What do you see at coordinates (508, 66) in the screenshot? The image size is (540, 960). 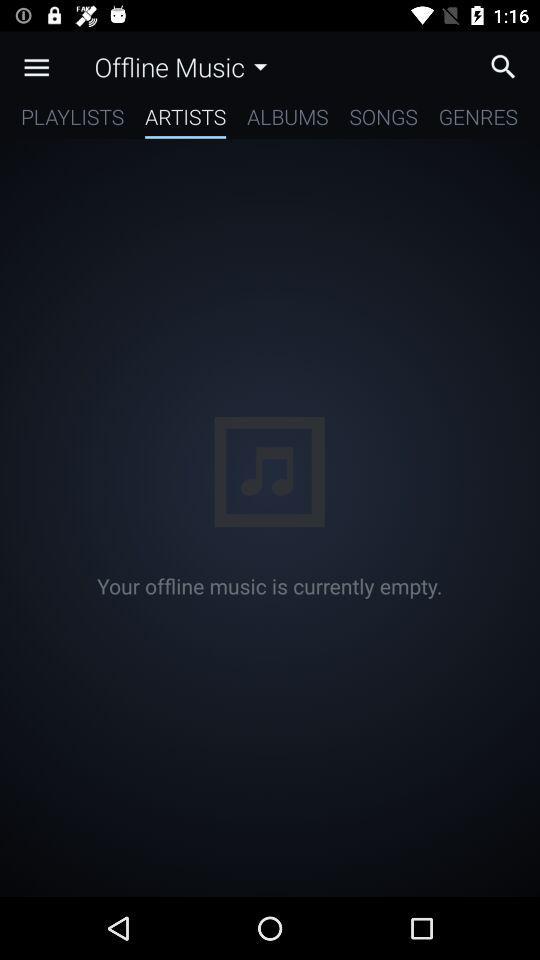 I see `open search bar` at bounding box center [508, 66].